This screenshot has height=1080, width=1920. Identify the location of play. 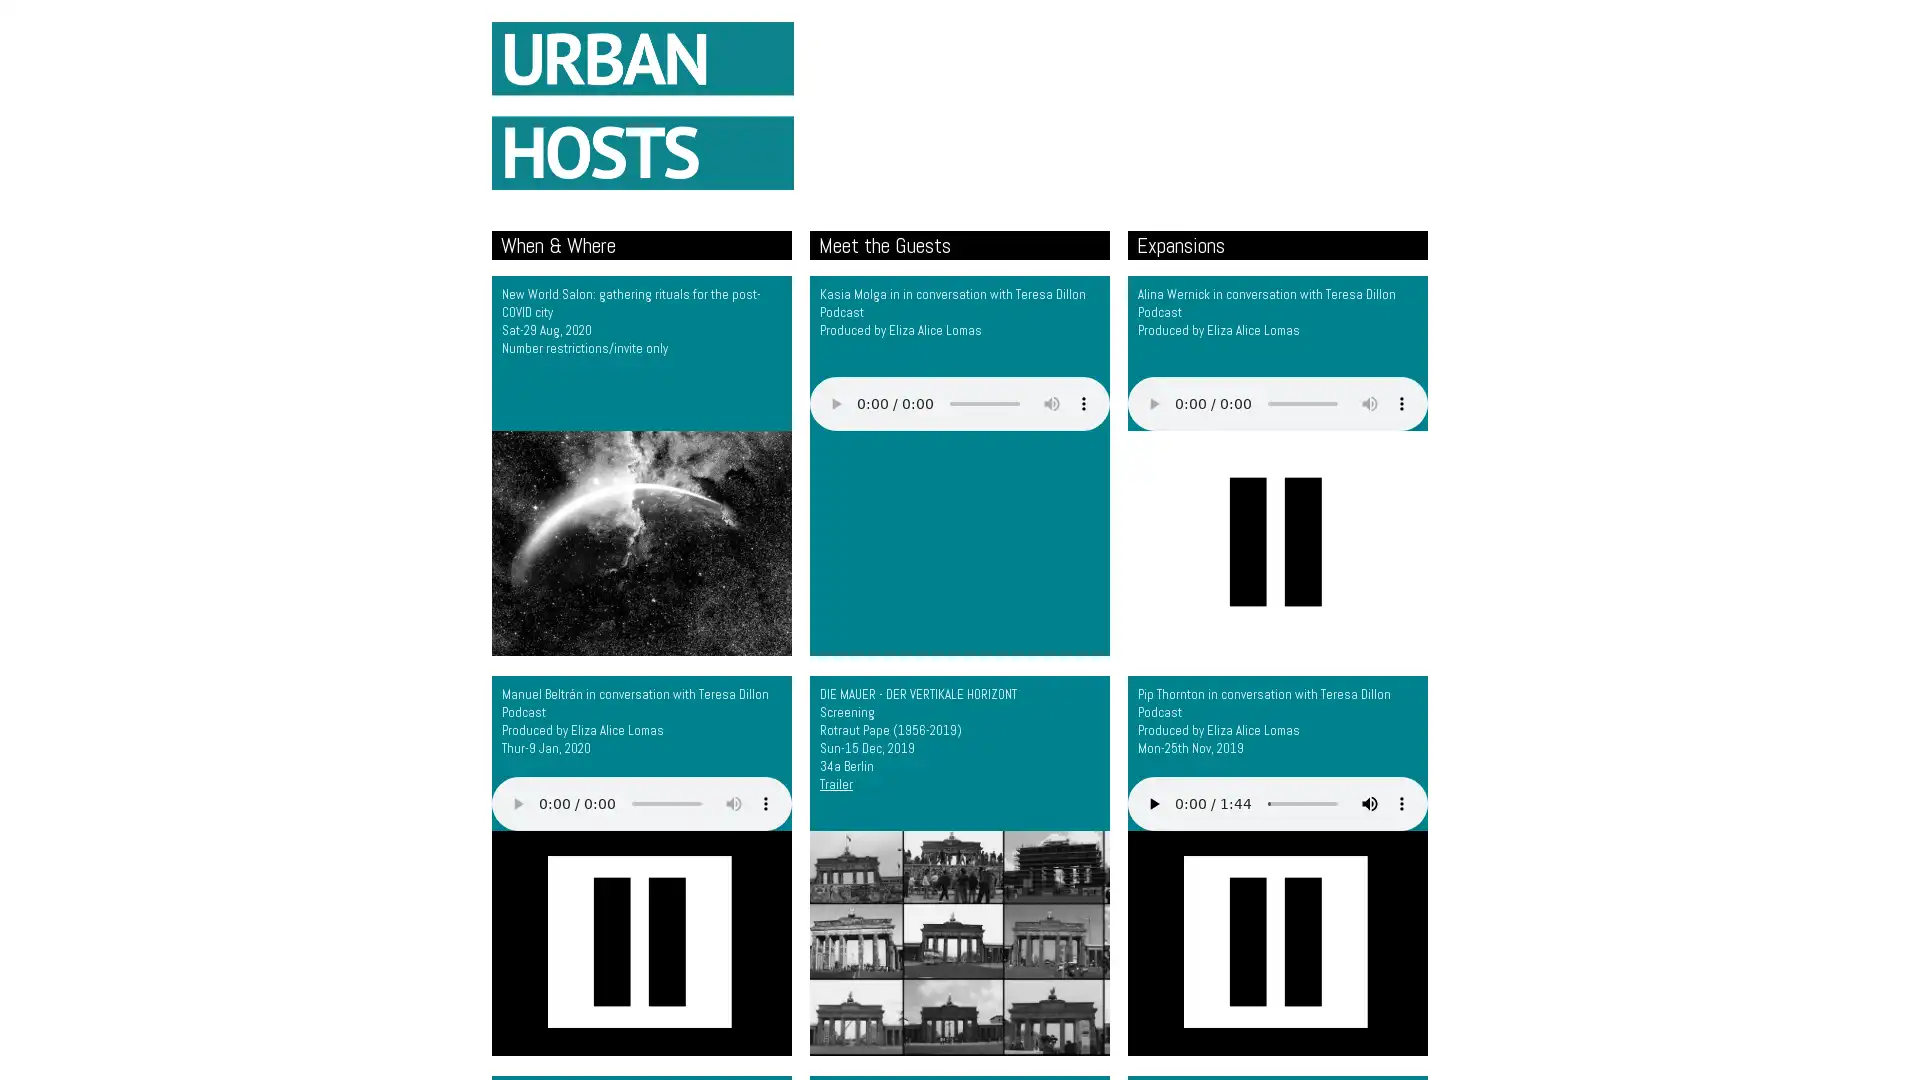
(835, 404).